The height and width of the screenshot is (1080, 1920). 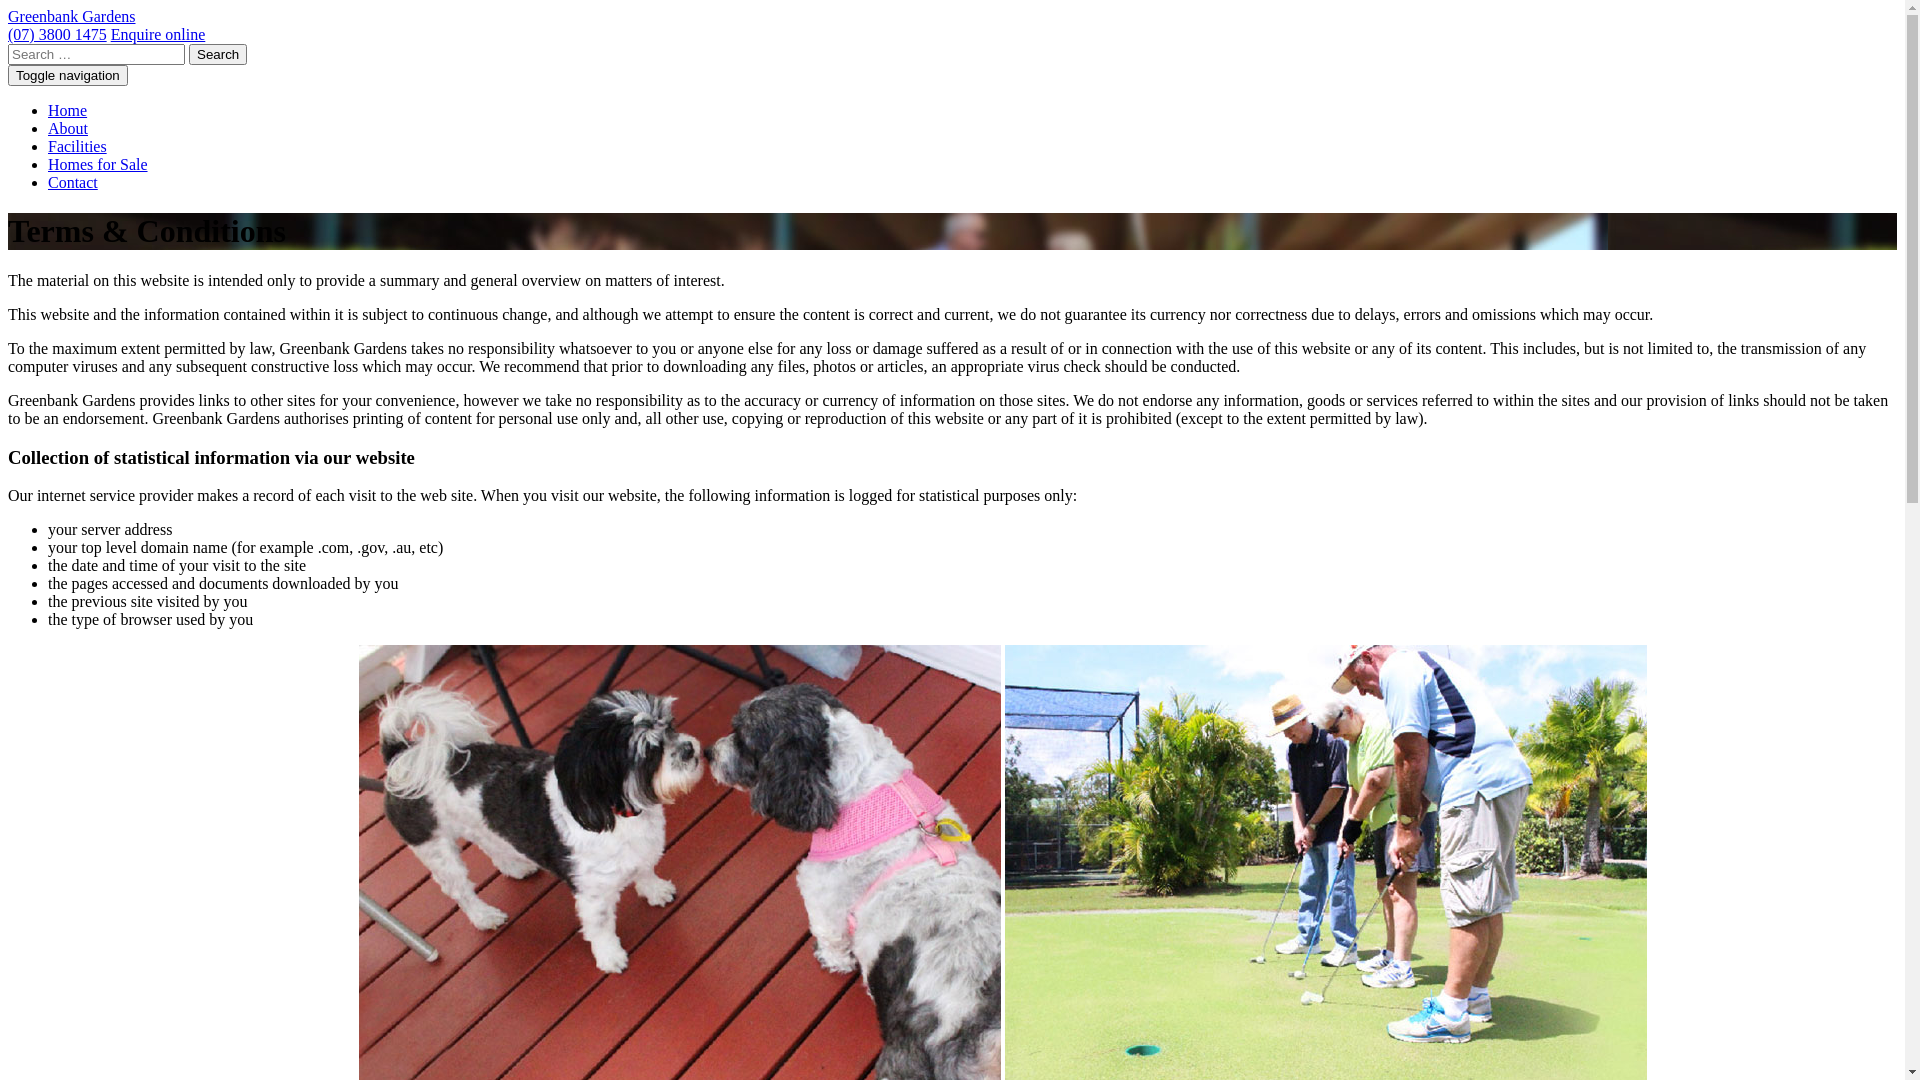 I want to click on '(07) 3800 1475', so click(x=8, y=34).